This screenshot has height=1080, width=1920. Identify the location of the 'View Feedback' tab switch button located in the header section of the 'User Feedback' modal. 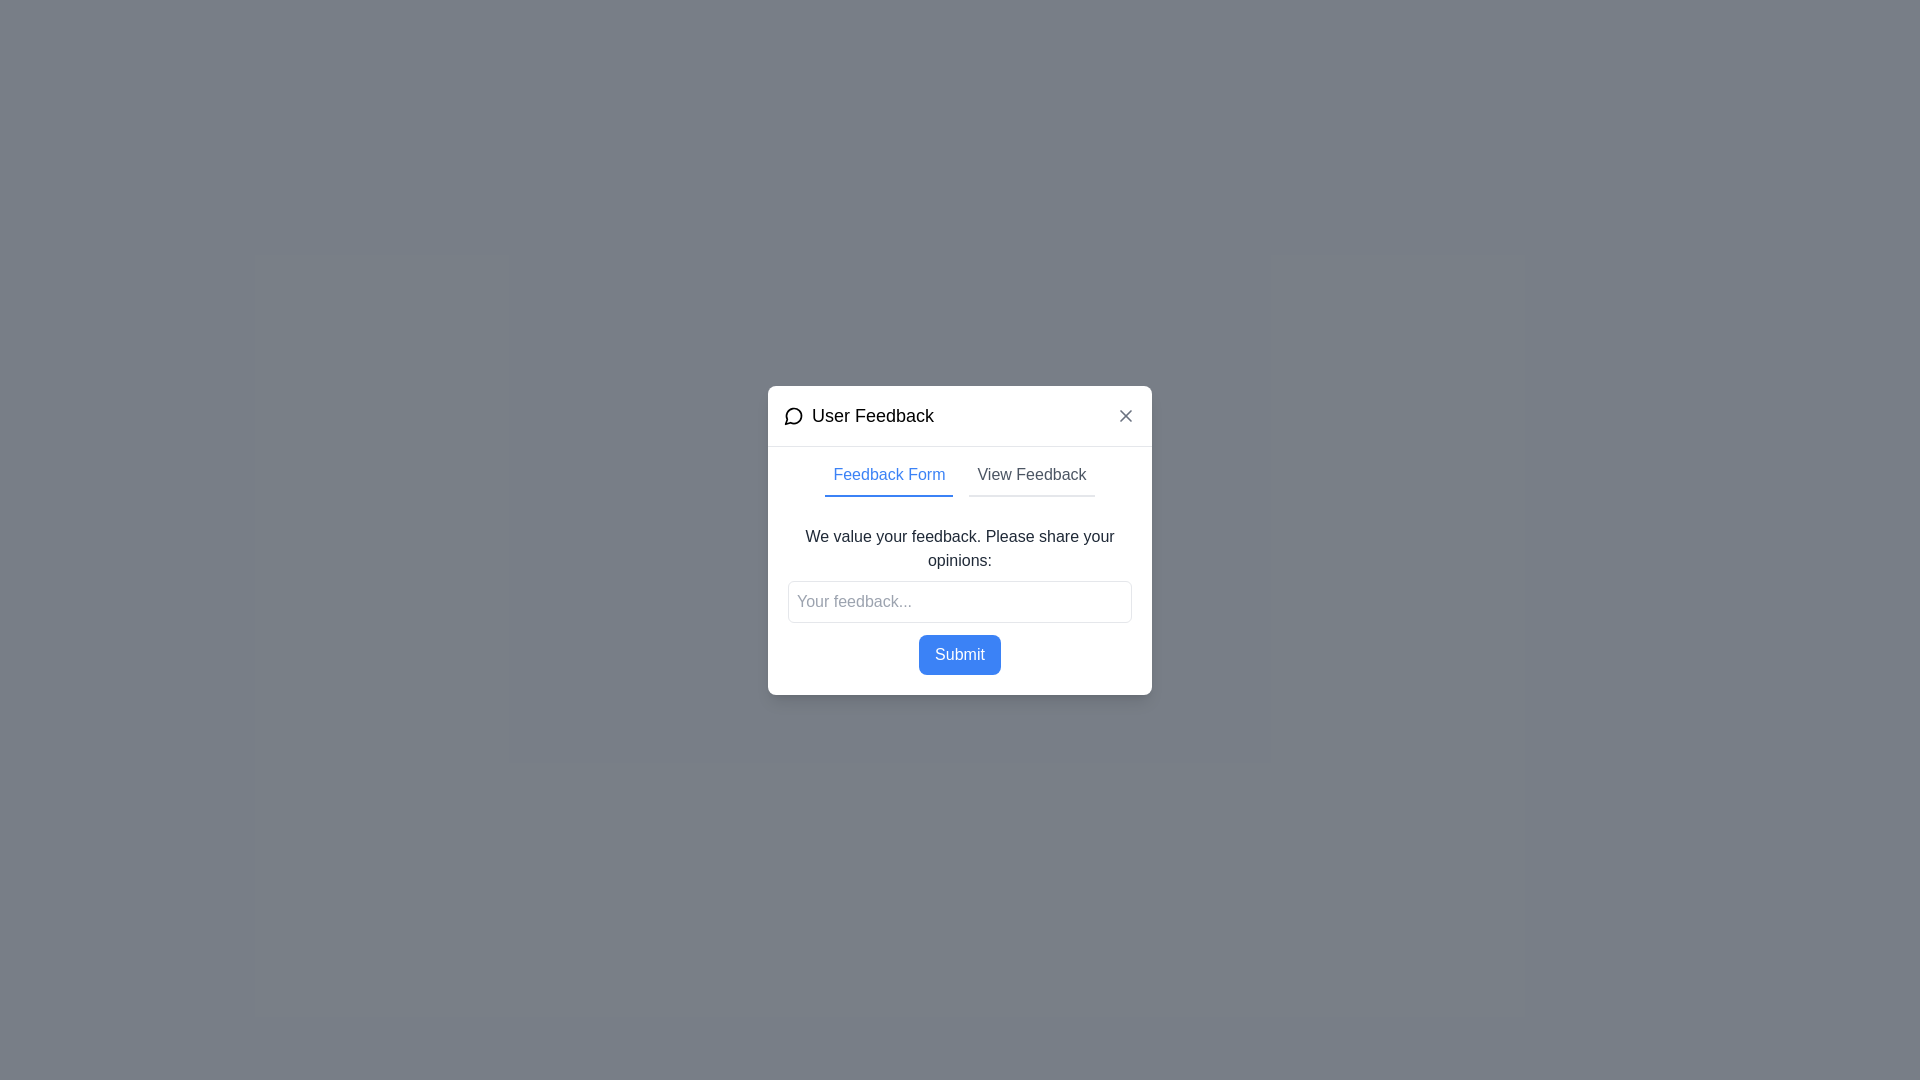
(1032, 475).